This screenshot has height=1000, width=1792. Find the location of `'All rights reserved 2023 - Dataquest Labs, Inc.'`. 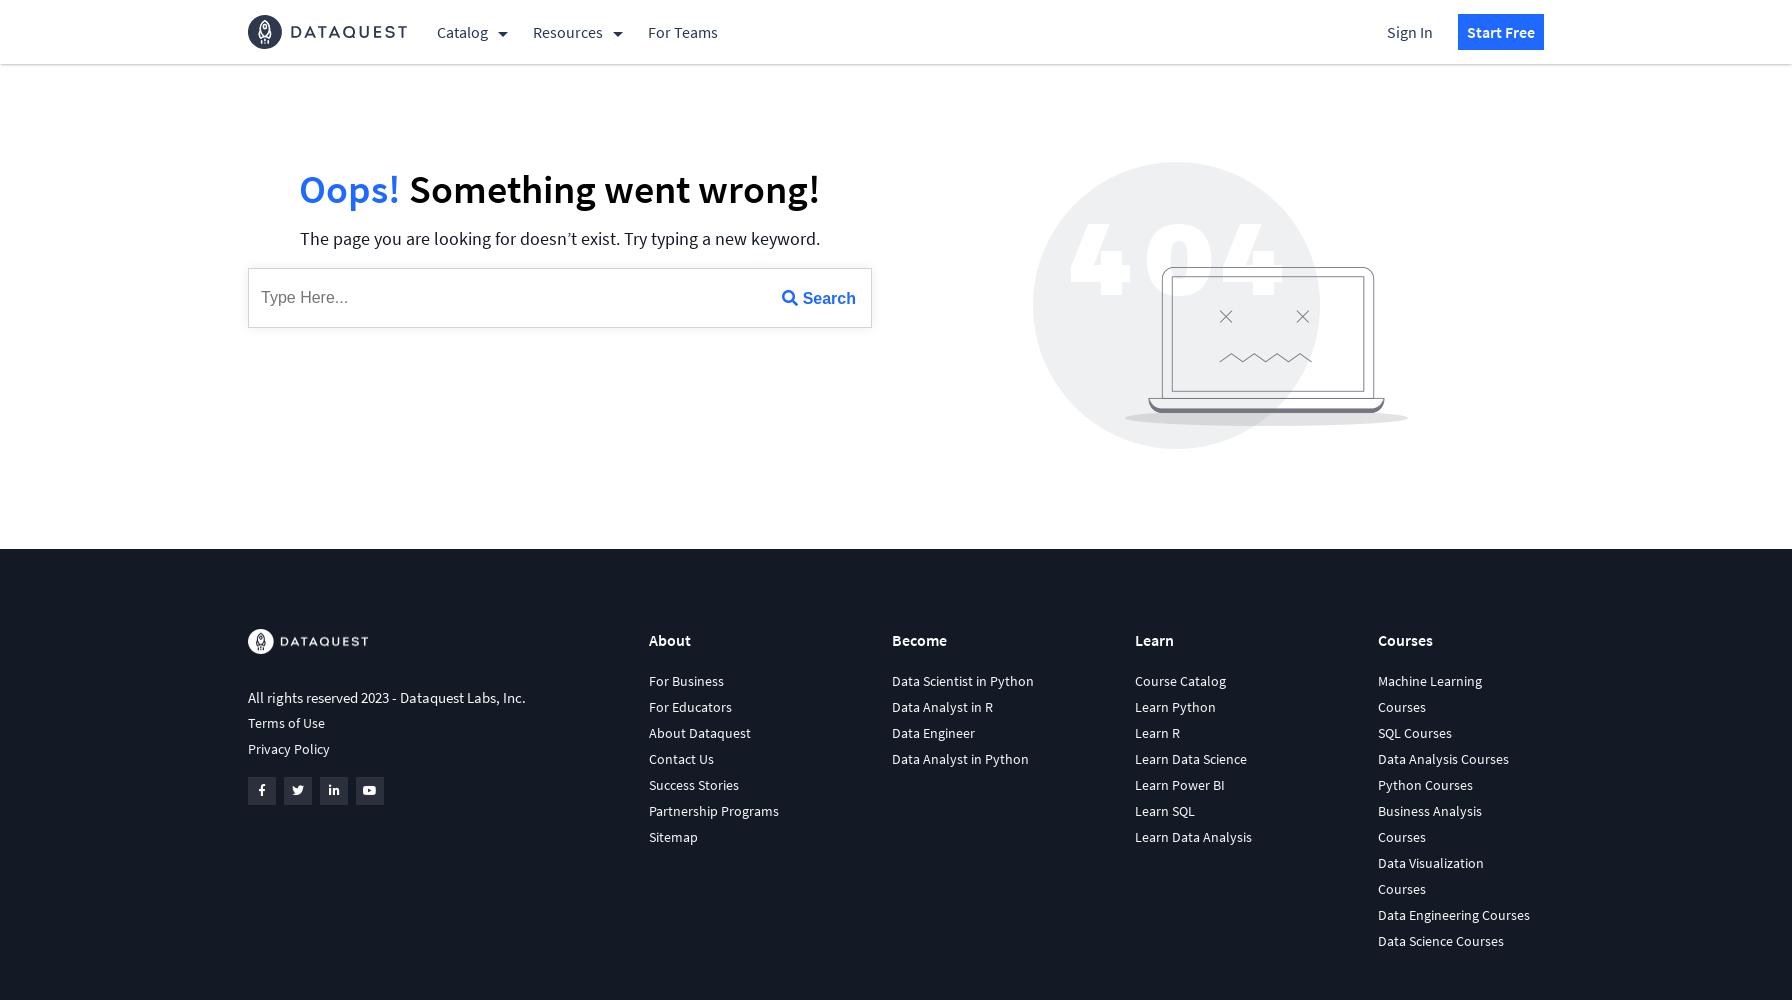

'All rights reserved 2023 - Dataquest Labs, Inc.' is located at coordinates (248, 696).